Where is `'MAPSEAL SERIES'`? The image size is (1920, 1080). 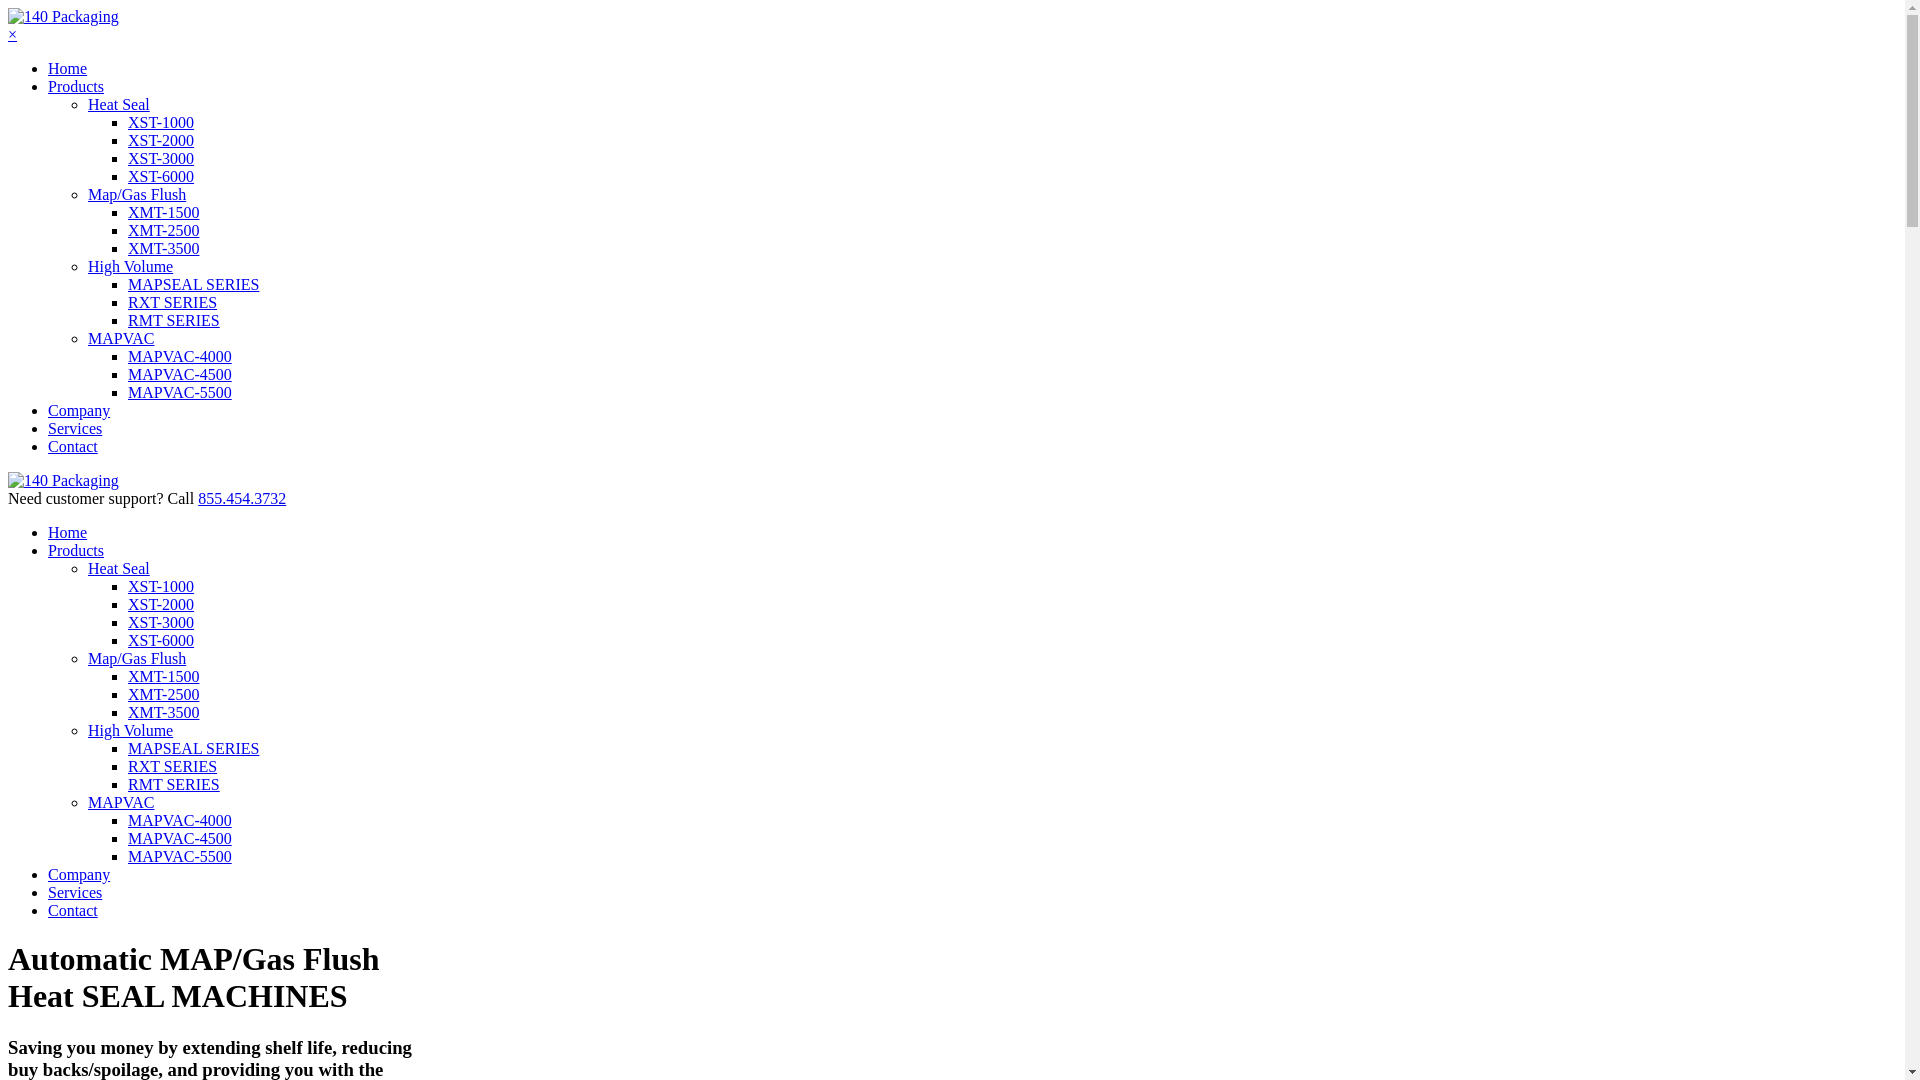 'MAPSEAL SERIES' is located at coordinates (127, 284).